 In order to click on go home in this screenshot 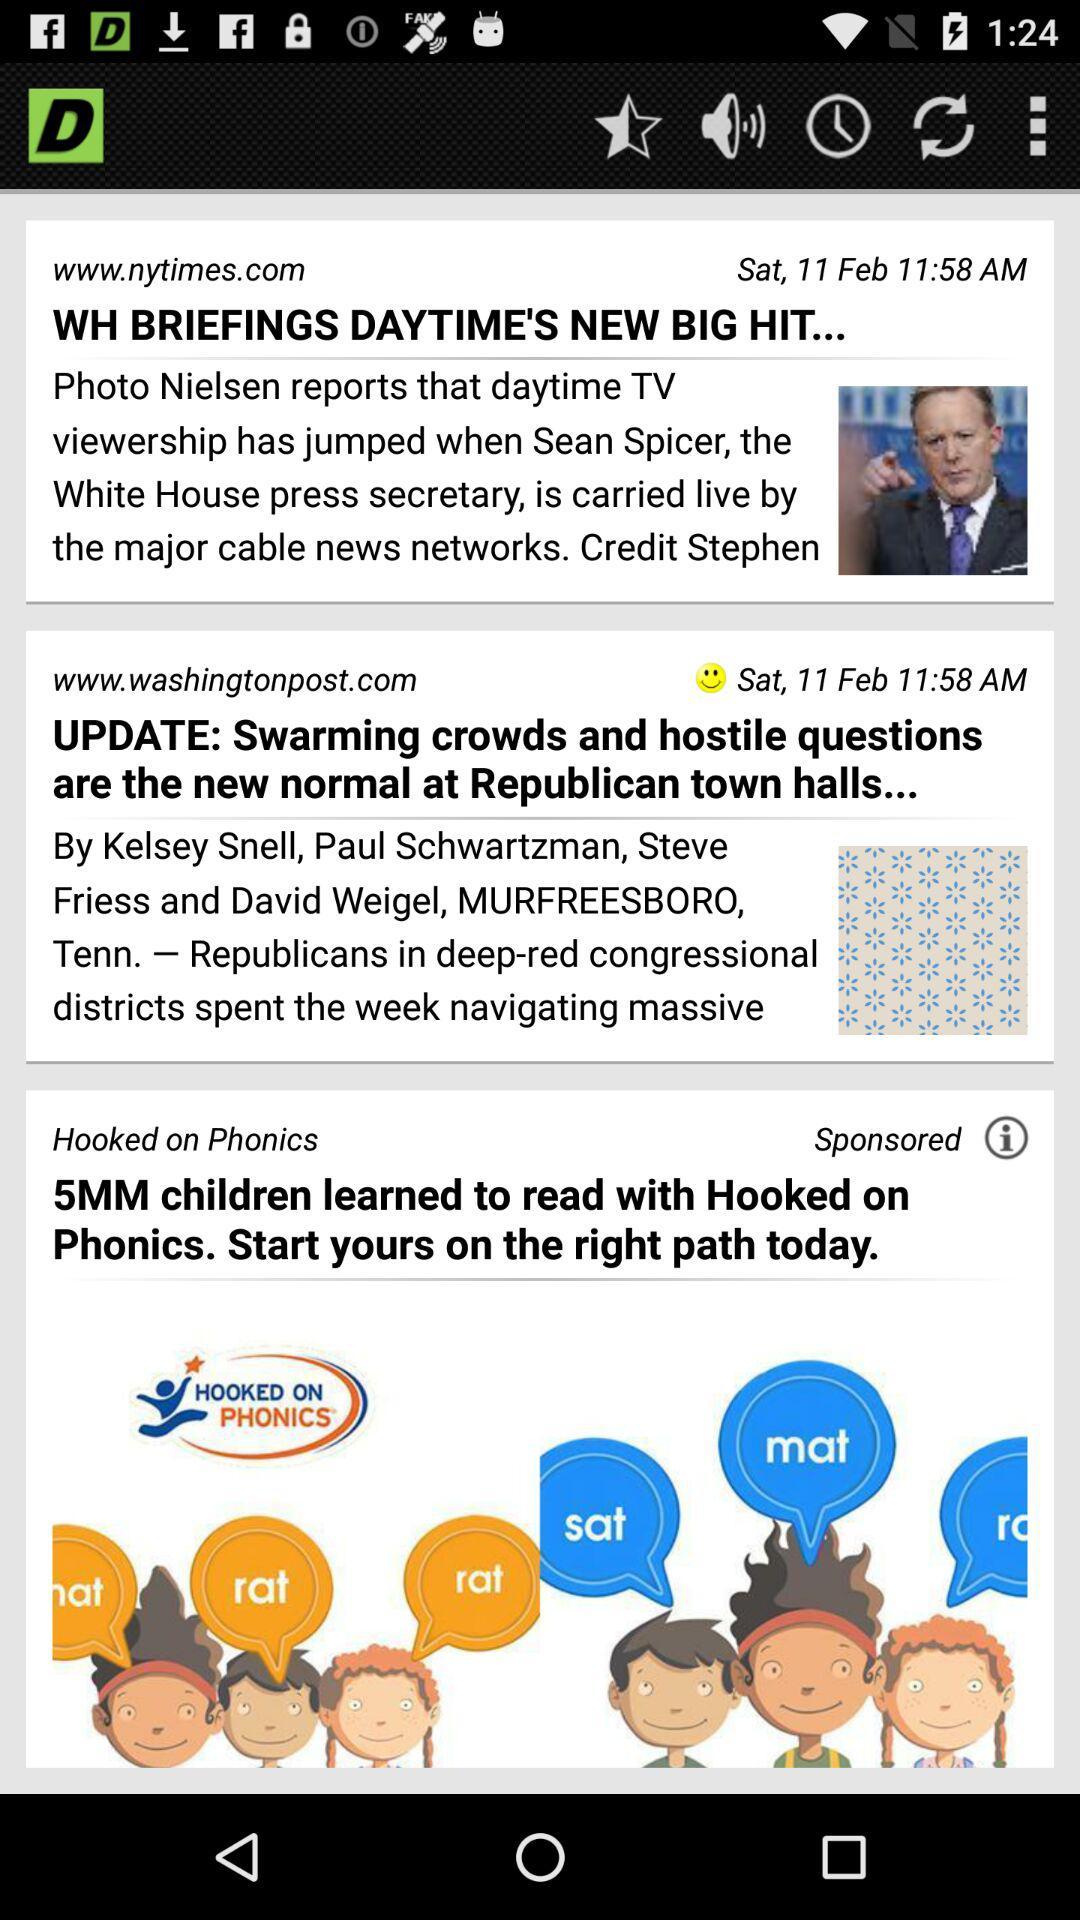, I will do `click(64, 124)`.